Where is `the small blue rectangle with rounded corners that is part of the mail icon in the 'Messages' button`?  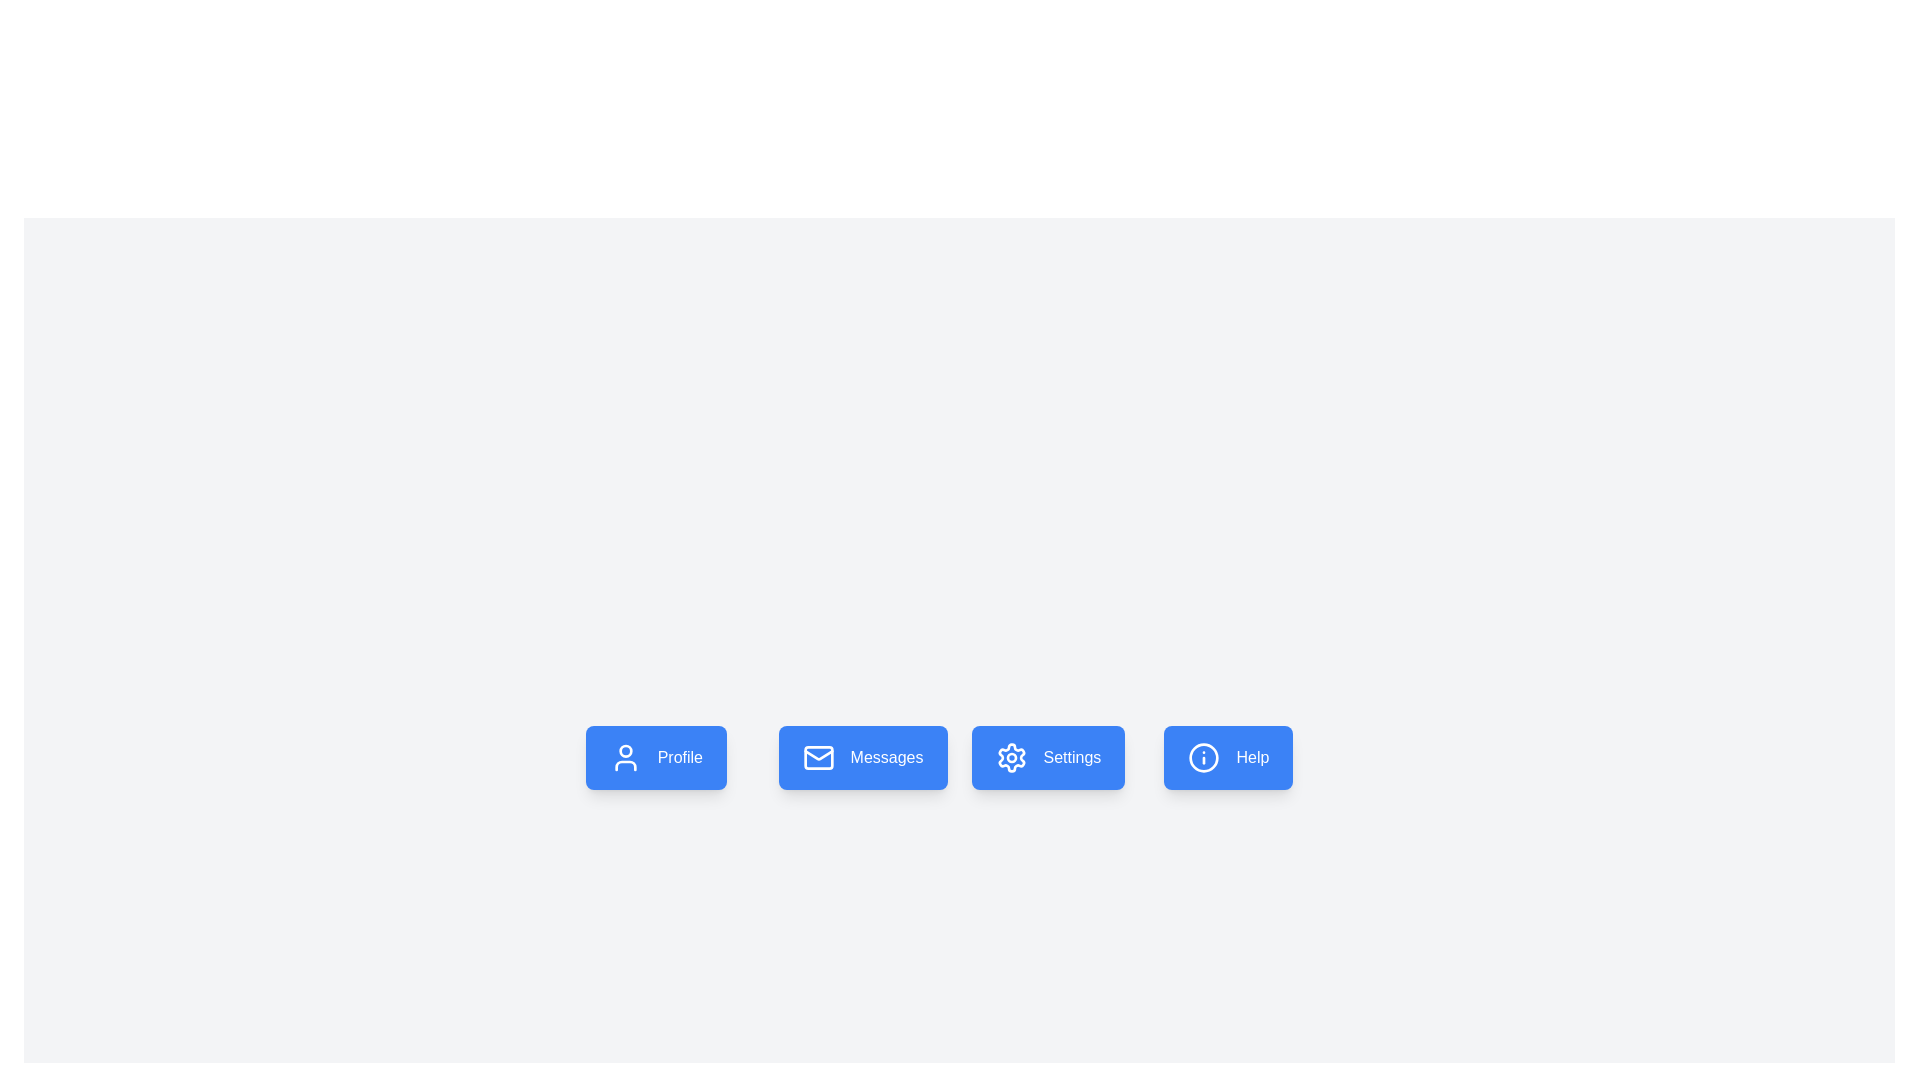 the small blue rectangle with rounded corners that is part of the mail icon in the 'Messages' button is located at coordinates (818, 758).